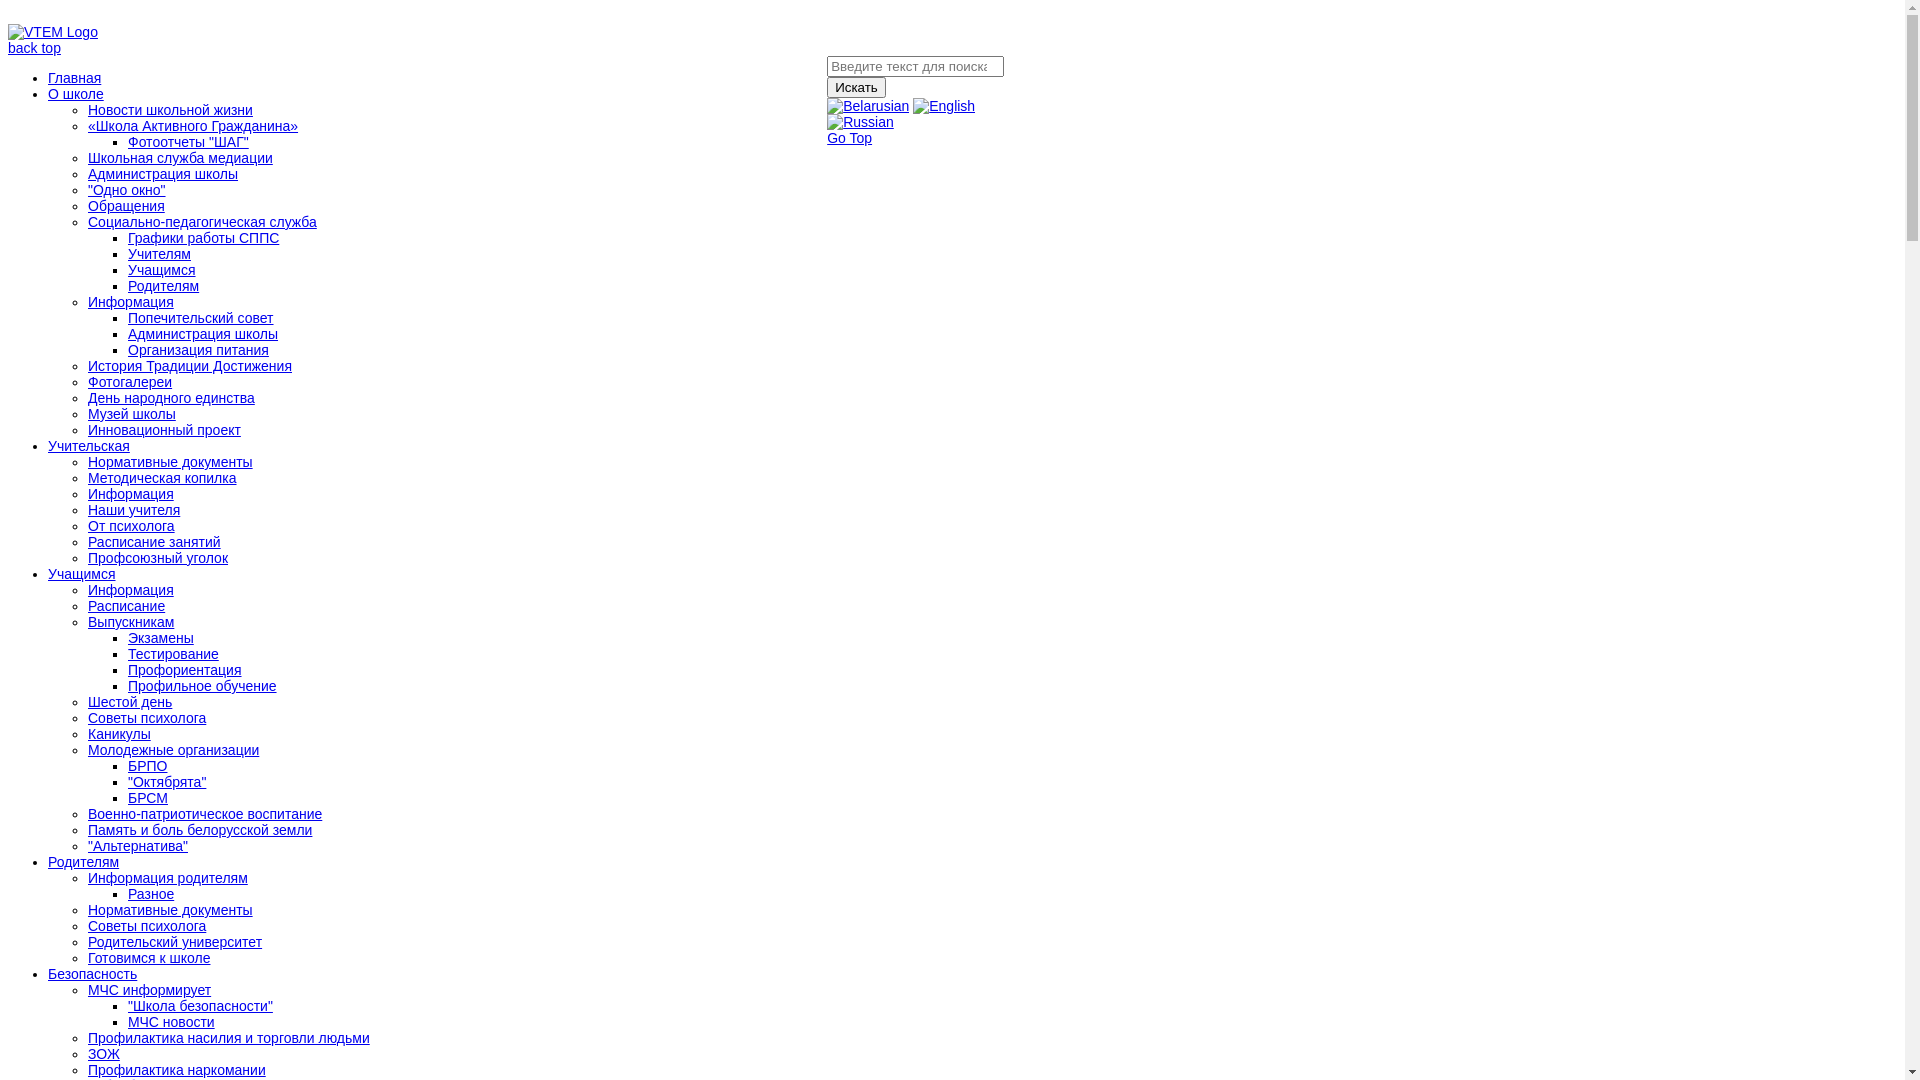  What do you see at coordinates (34, 46) in the screenshot?
I see `'back top'` at bounding box center [34, 46].